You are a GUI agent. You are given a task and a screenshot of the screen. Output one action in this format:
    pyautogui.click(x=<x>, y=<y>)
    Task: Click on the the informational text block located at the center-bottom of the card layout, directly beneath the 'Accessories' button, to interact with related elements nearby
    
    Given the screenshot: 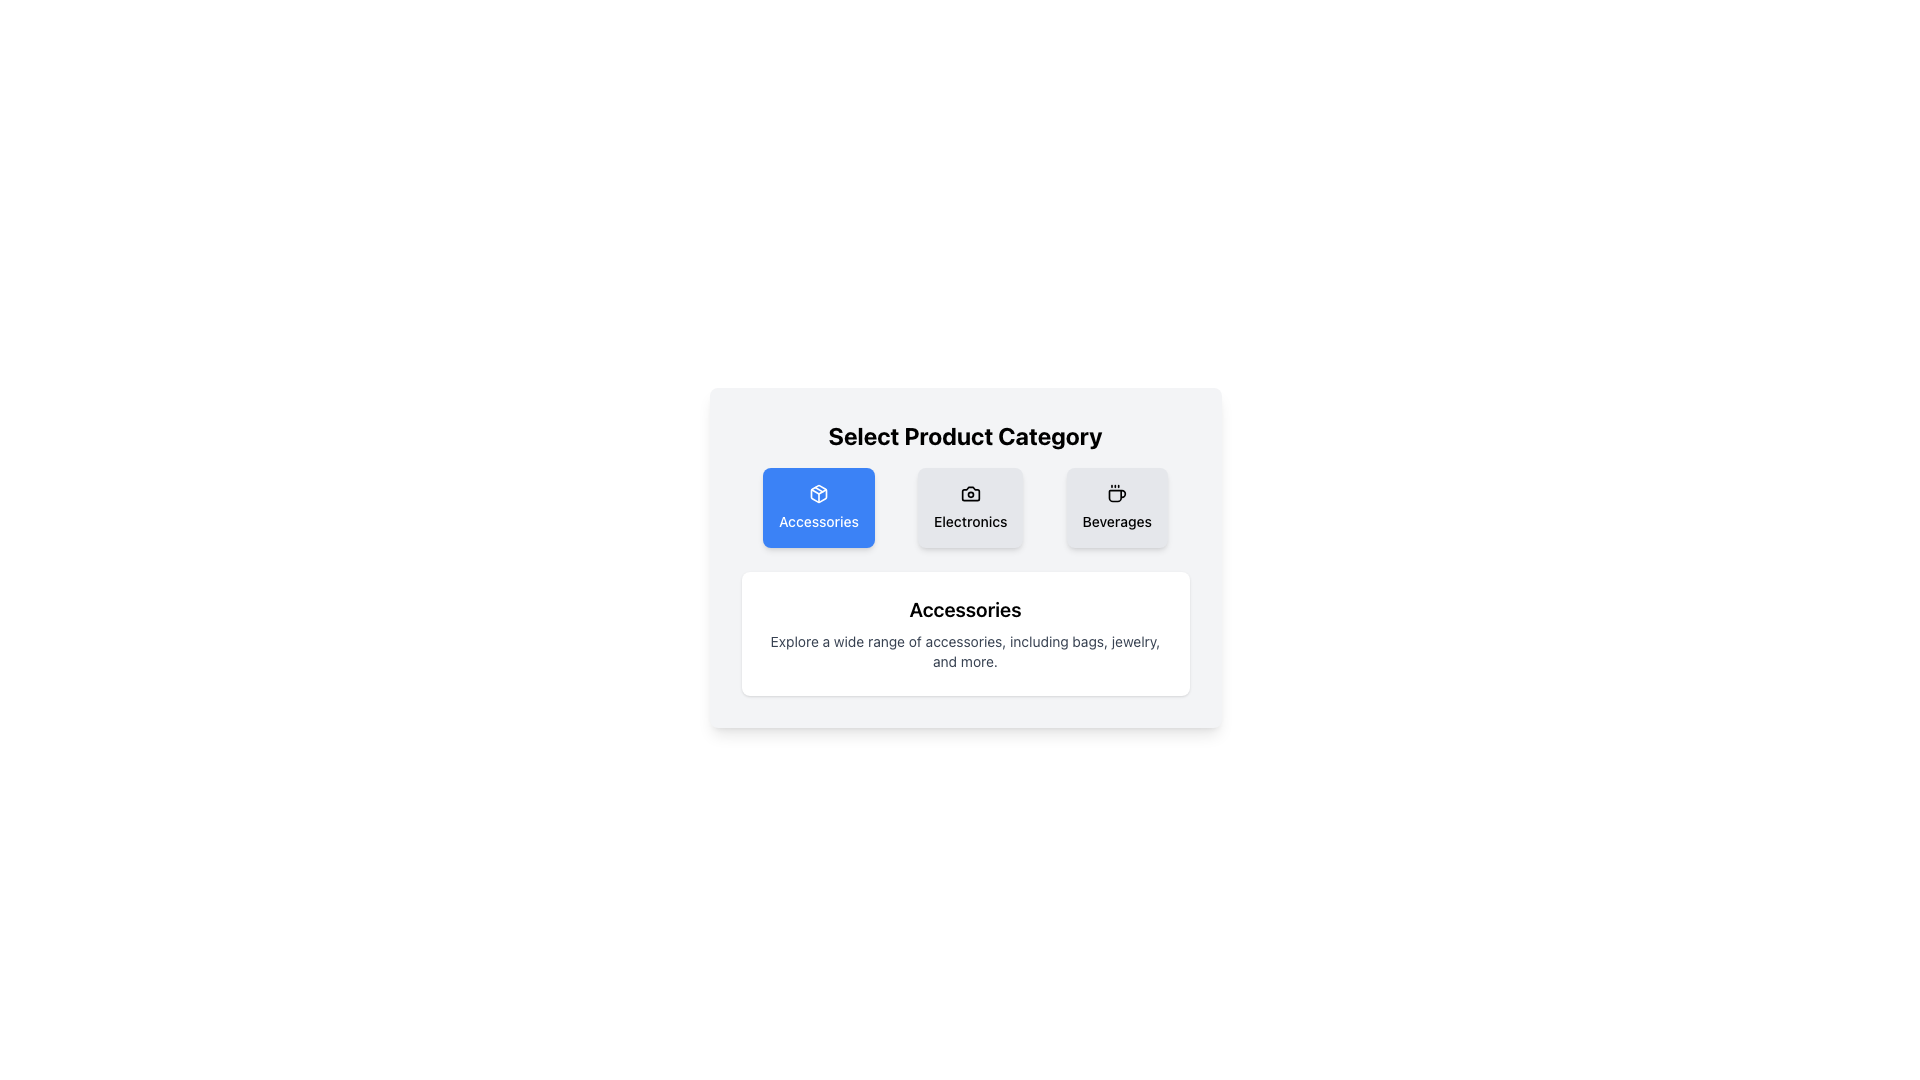 What is the action you would take?
    pyautogui.click(x=965, y=633)
    